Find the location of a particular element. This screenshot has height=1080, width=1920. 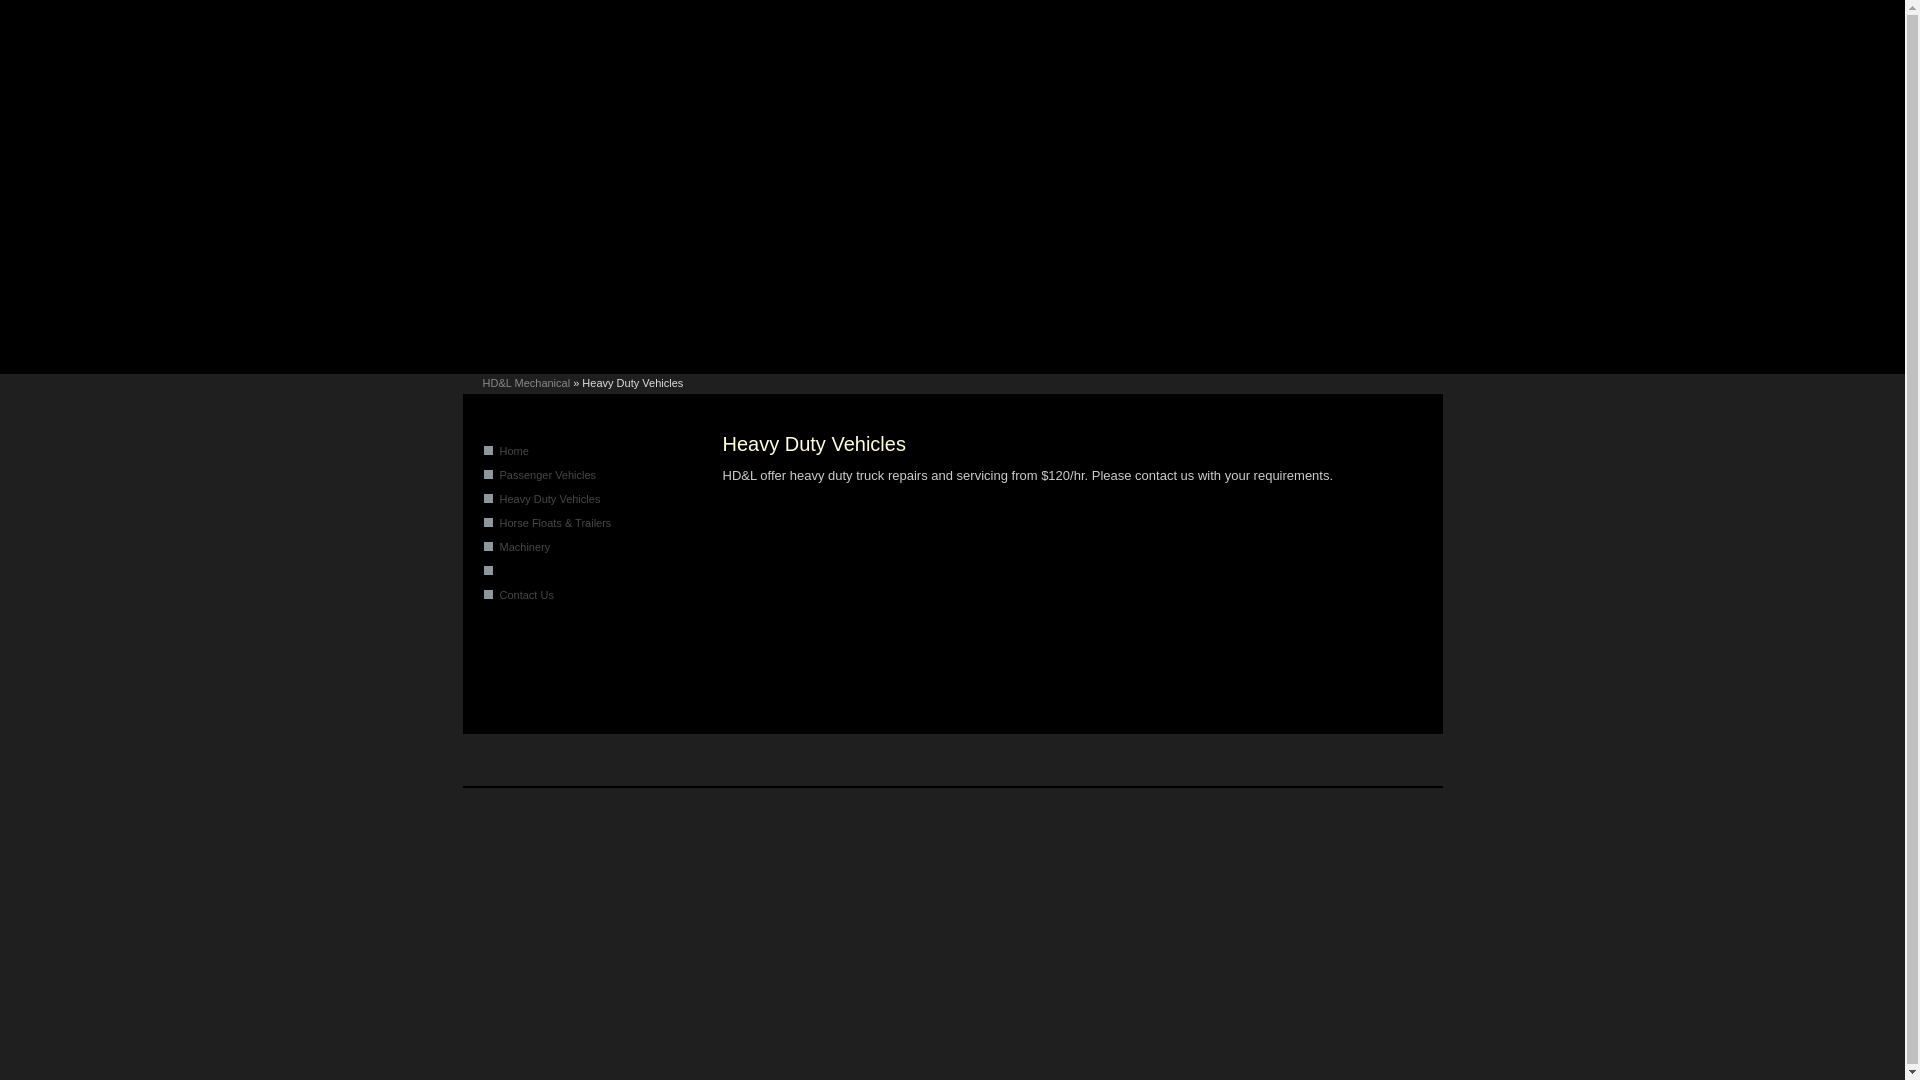

'Home' is located at coordinates (514, 451).